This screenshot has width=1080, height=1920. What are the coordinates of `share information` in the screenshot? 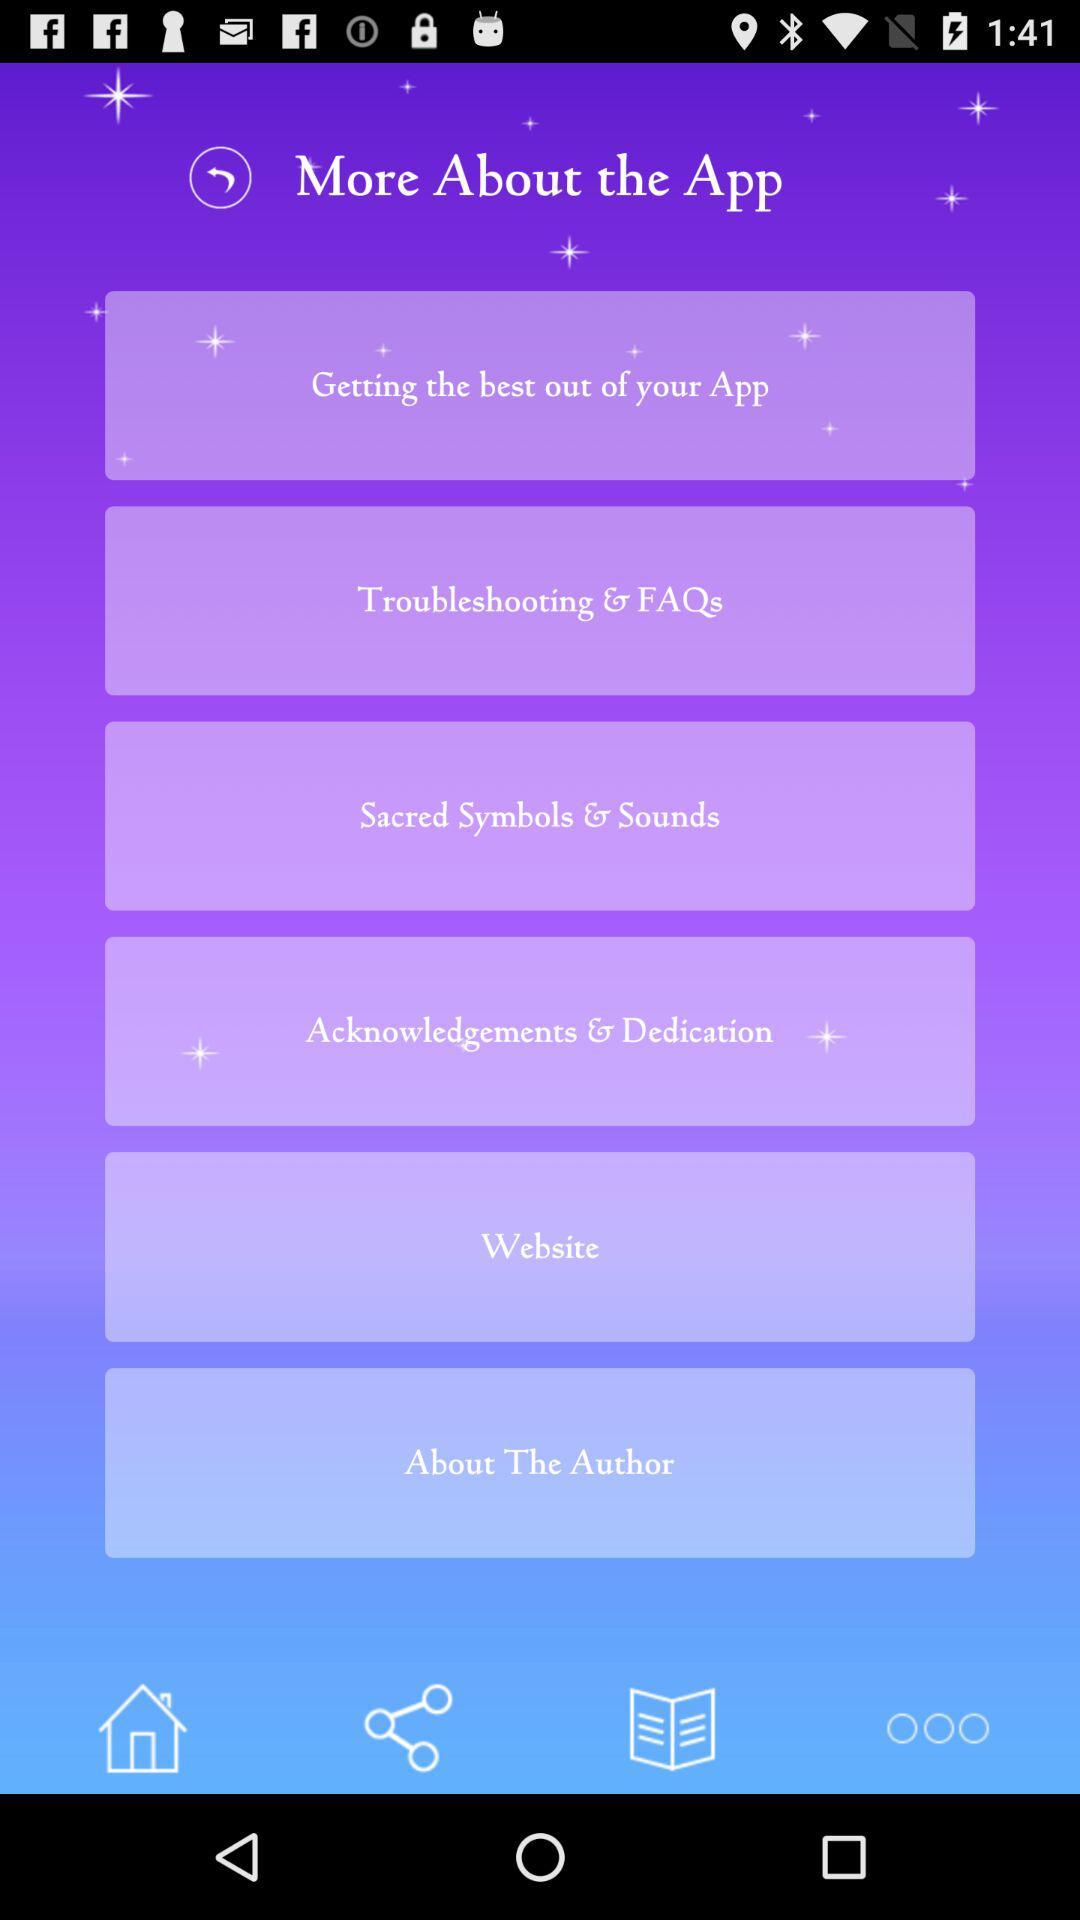 It's located at (406, 1727).